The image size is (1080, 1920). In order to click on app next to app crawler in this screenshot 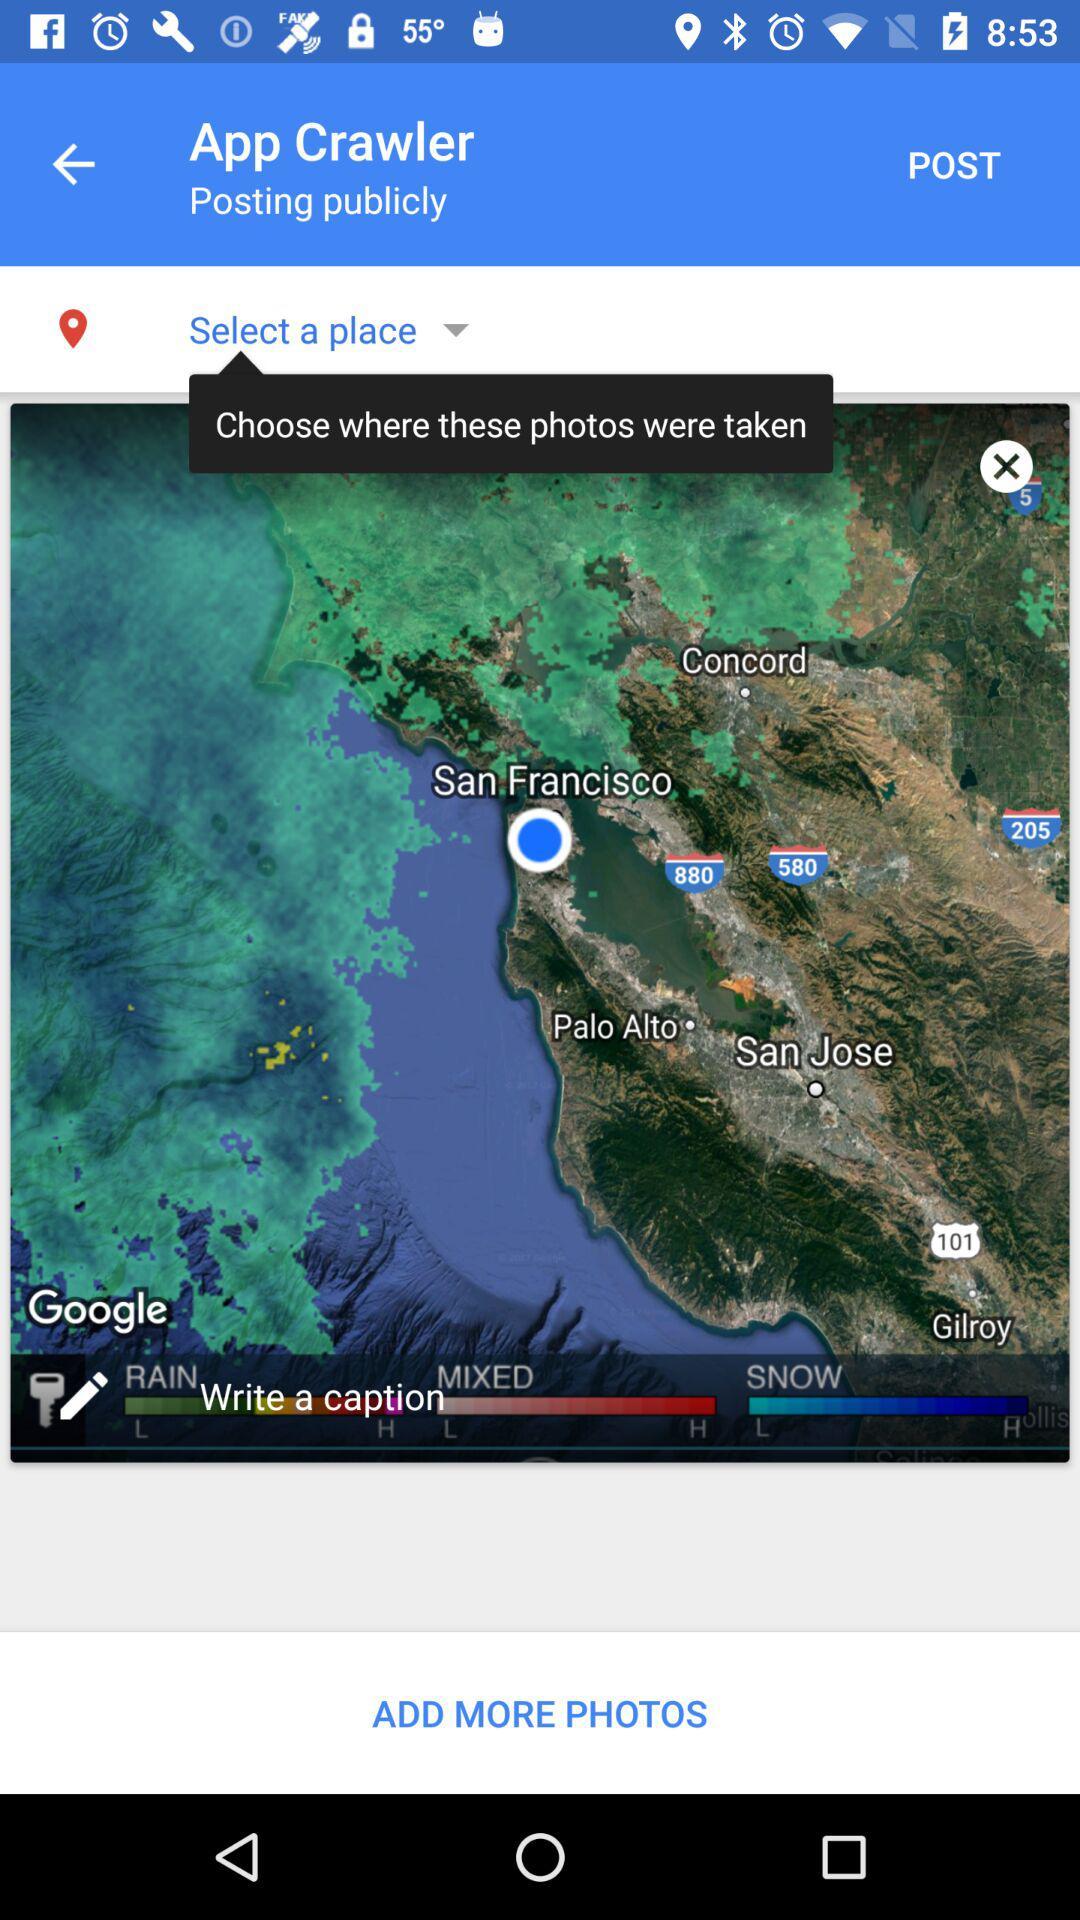, I will do `click(952, 164)`.